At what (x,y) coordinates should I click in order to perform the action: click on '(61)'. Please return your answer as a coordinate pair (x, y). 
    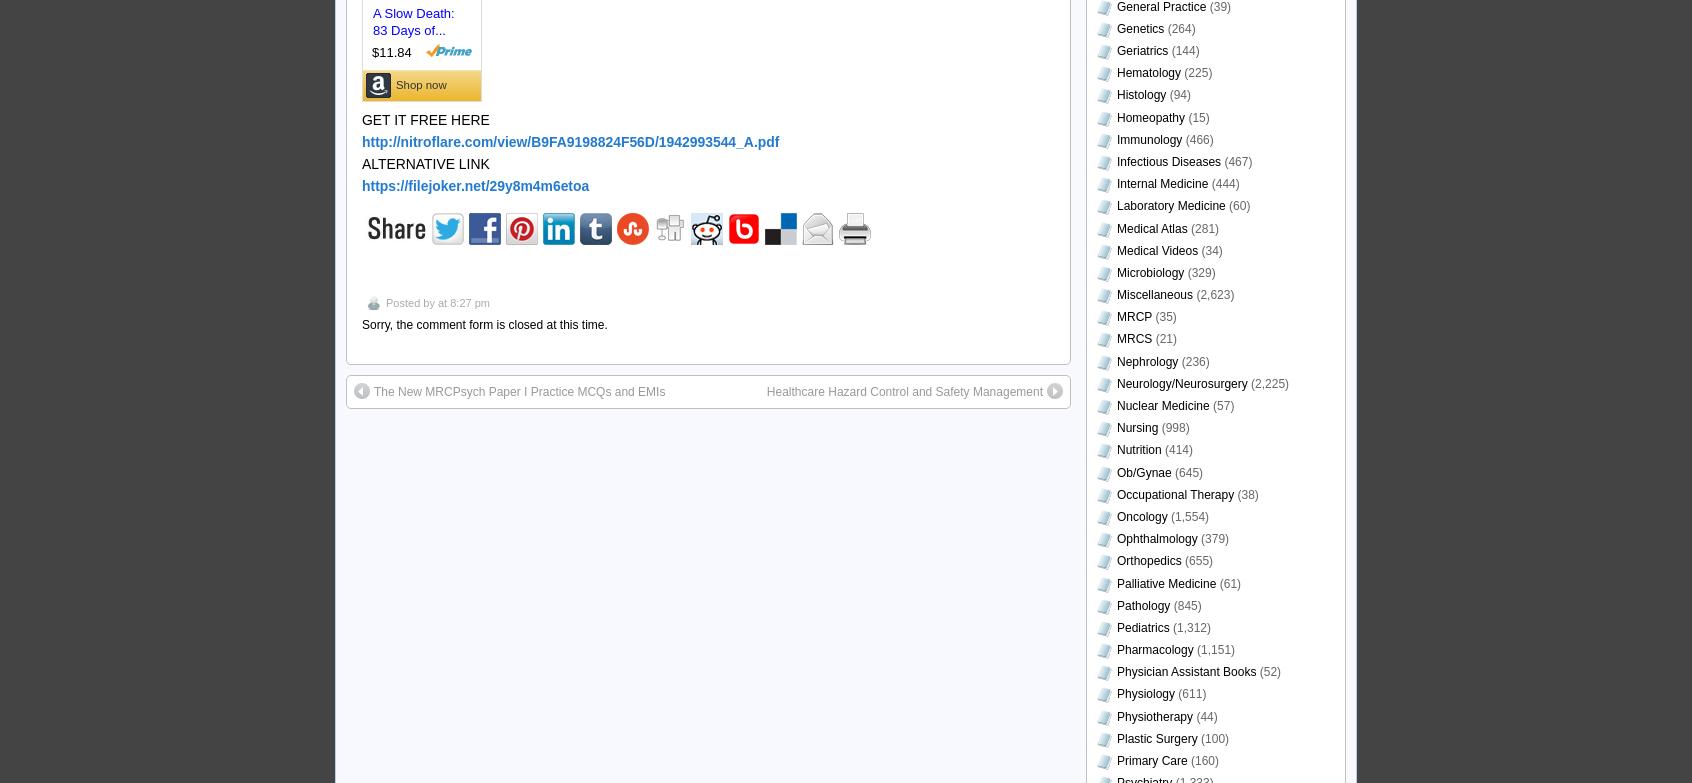
    Looking at the image, I should click on (1228, 582).